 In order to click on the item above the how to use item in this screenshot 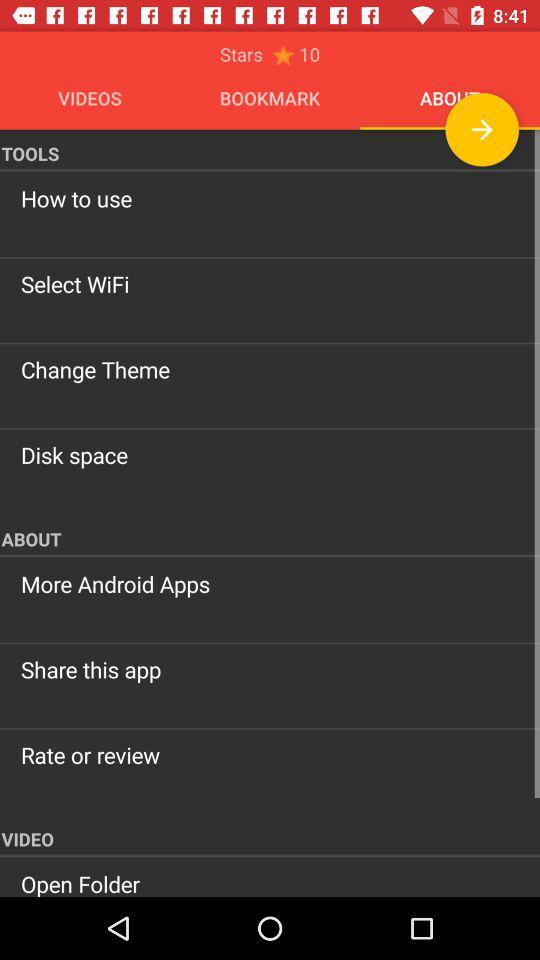, I will do `click(270, 149)`.